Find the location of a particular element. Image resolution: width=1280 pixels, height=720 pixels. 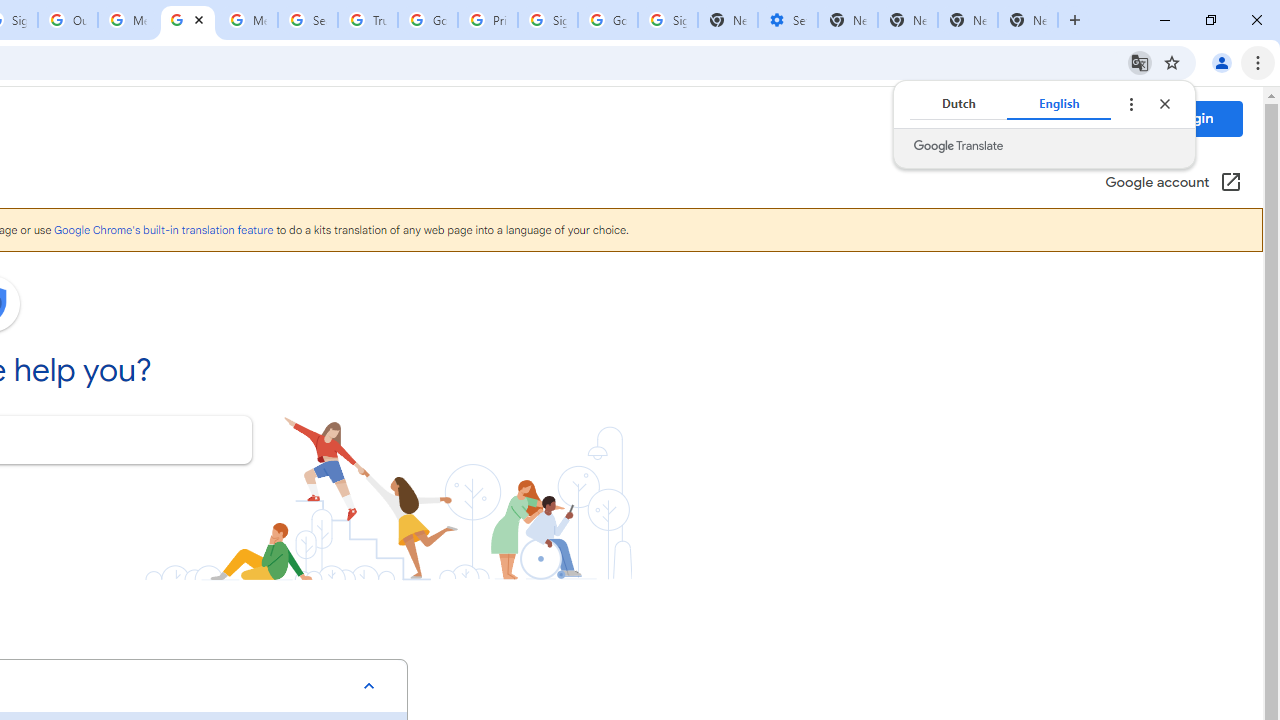

'Search our Doodle Library Collection - Google Doodles' is located at coordinates (306, 20).